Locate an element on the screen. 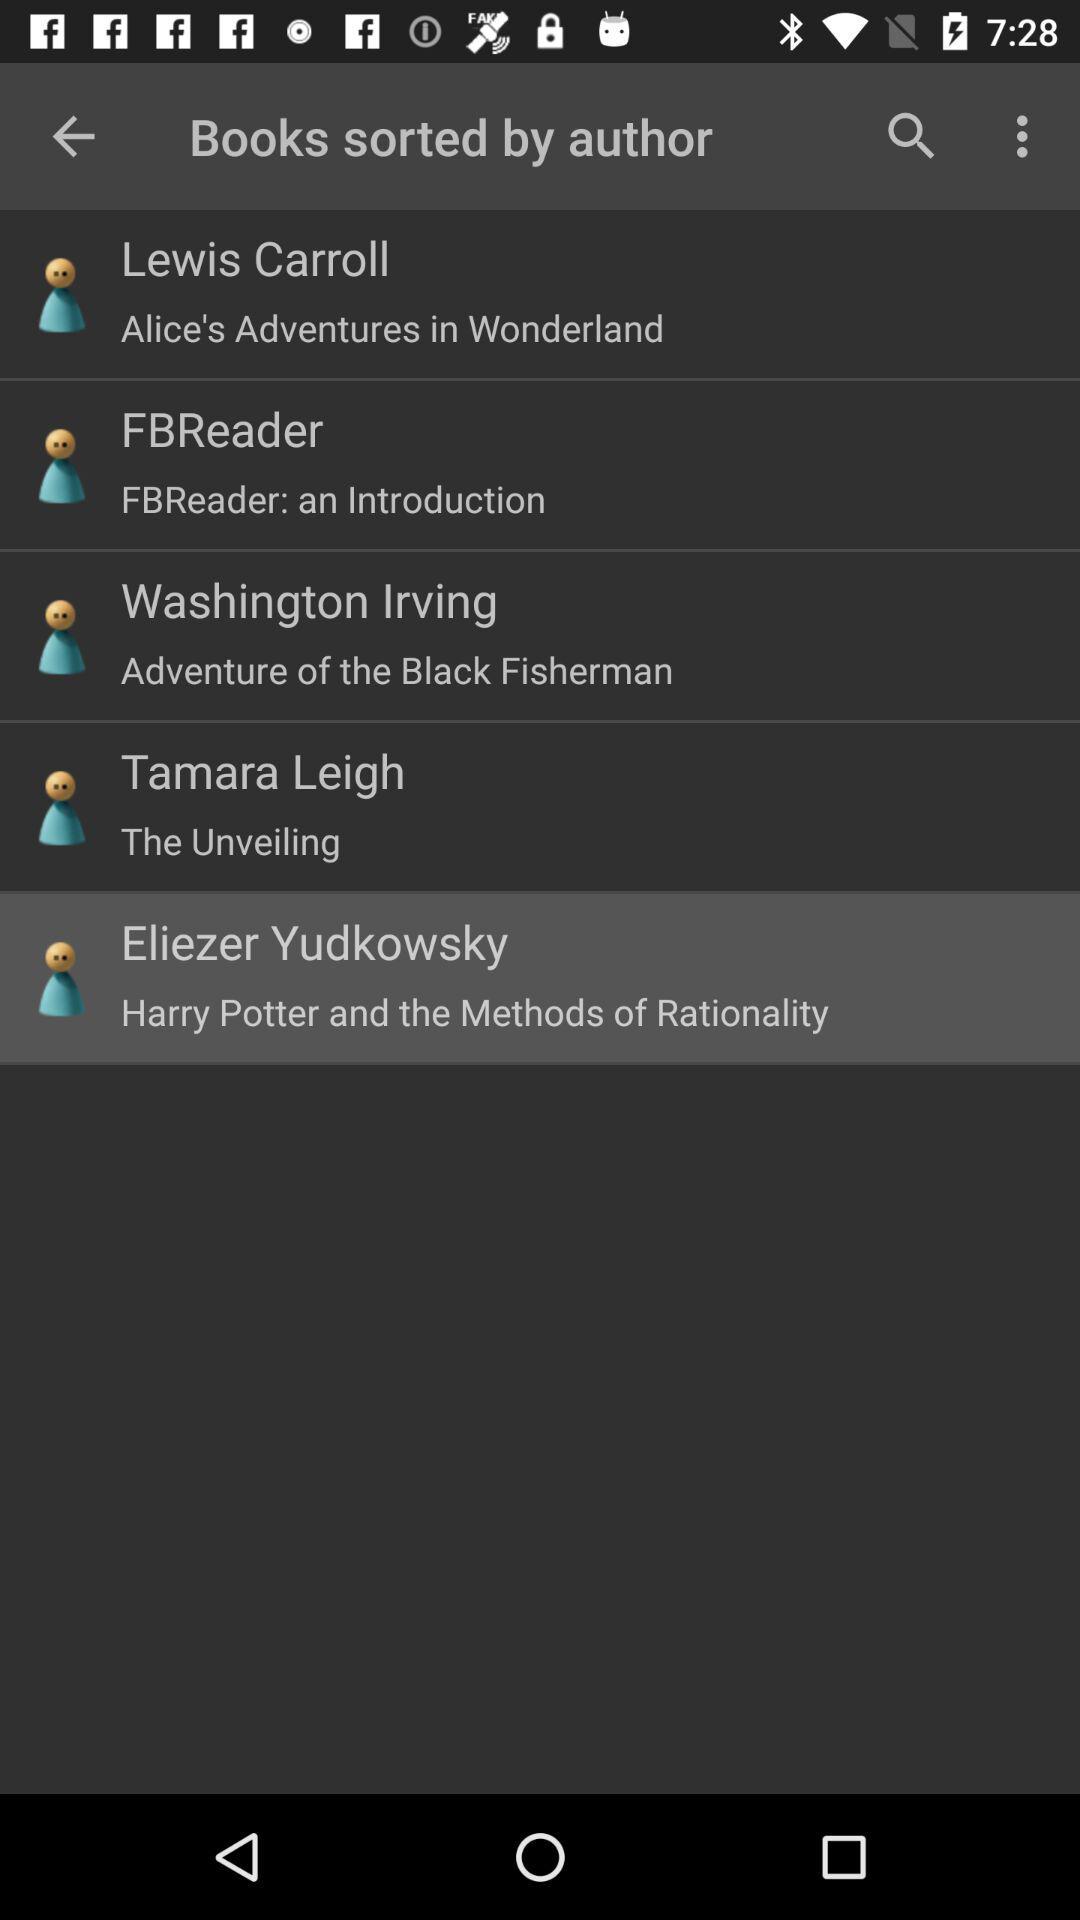  icon below the eliezer yudkowsky item is located at coordinates (474, 1011).